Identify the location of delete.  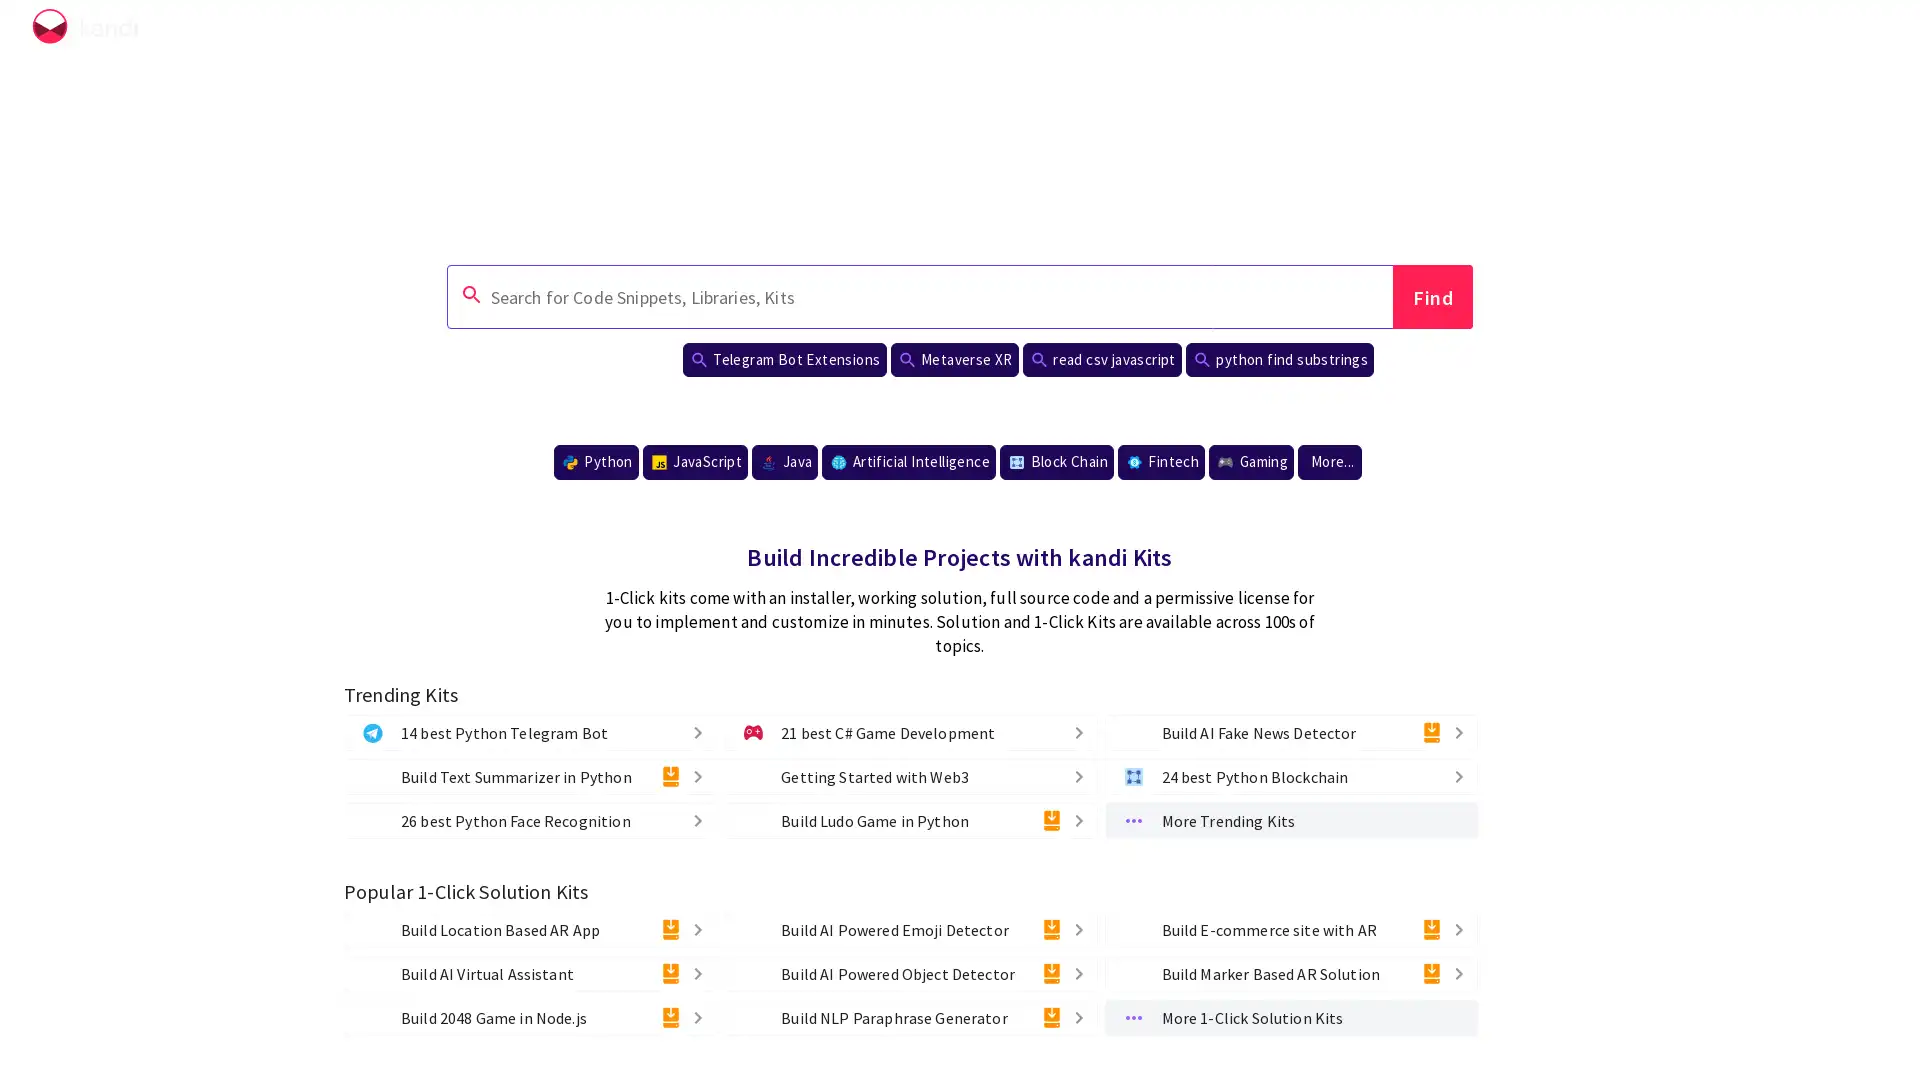
(1458, 732).